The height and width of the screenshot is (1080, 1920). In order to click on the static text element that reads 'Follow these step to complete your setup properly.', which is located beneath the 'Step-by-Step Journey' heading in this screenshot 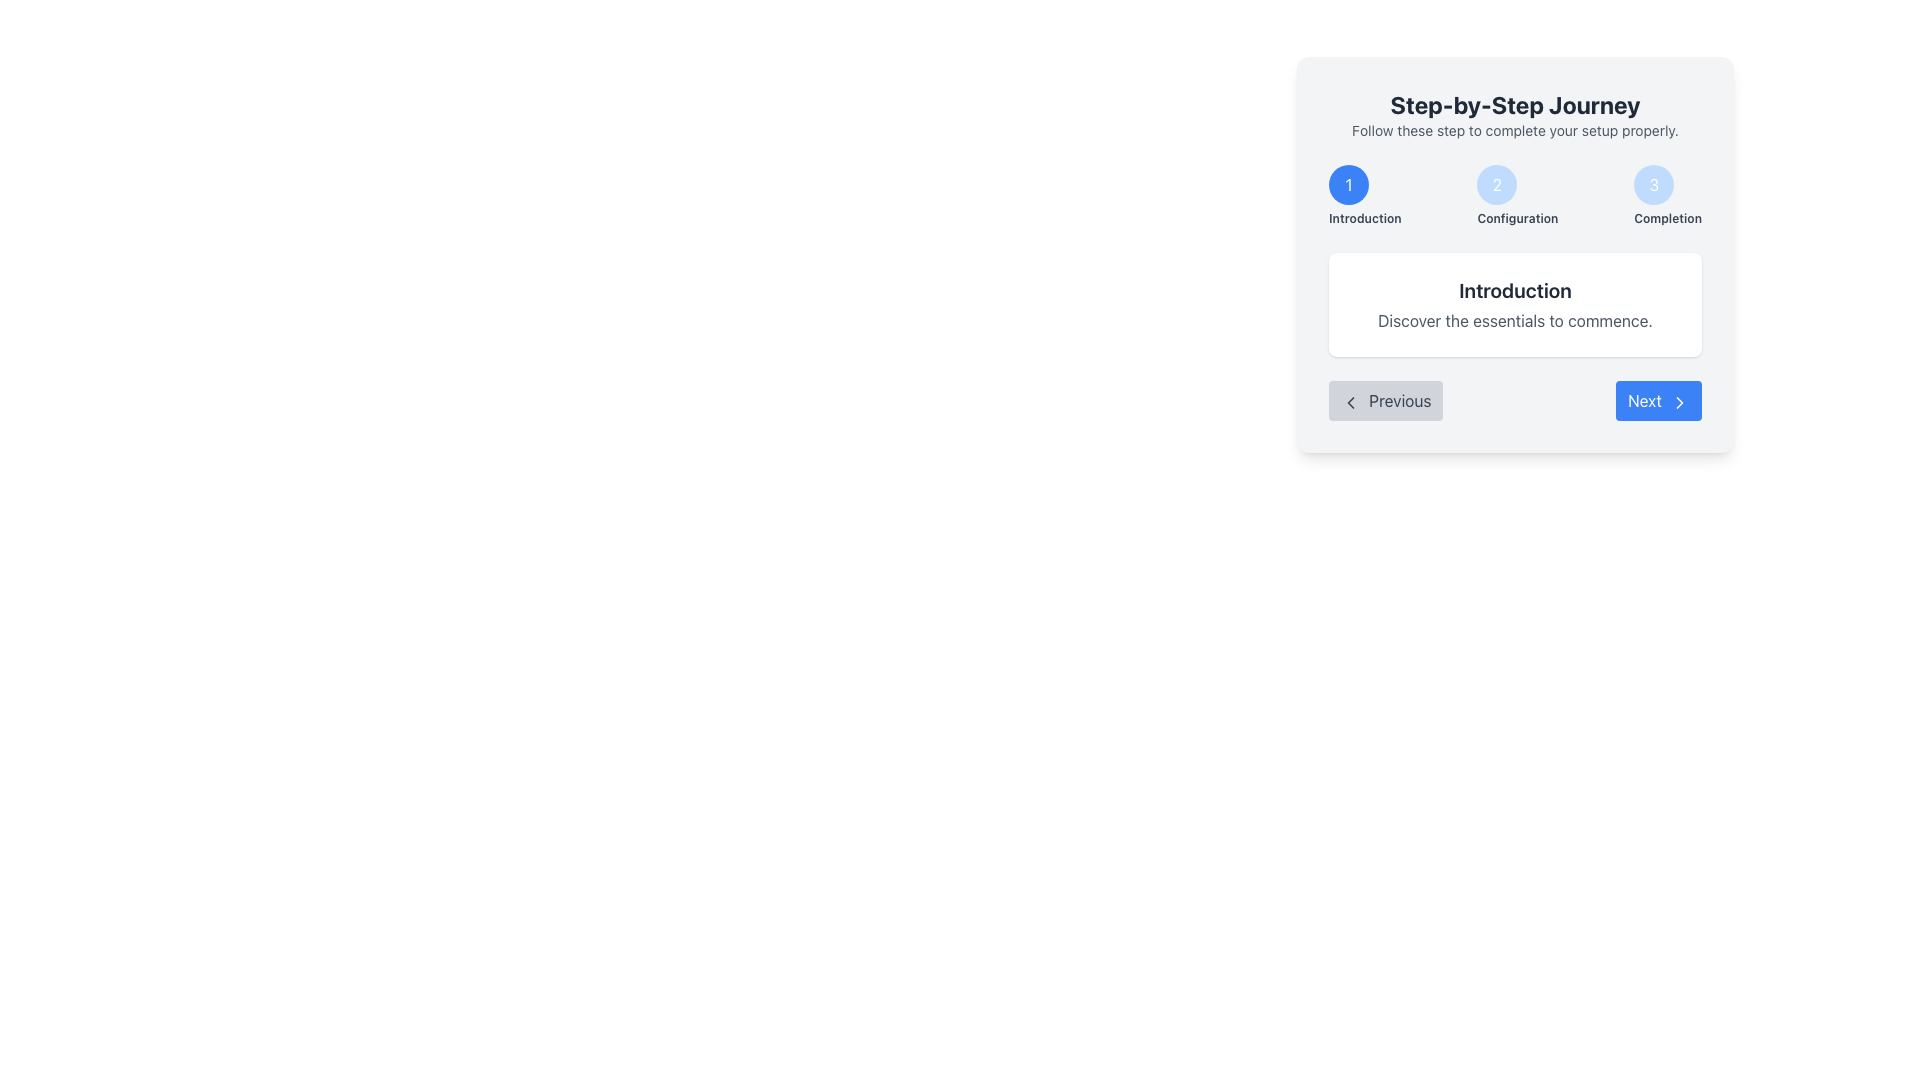, I will do `click(1515, 131)`.